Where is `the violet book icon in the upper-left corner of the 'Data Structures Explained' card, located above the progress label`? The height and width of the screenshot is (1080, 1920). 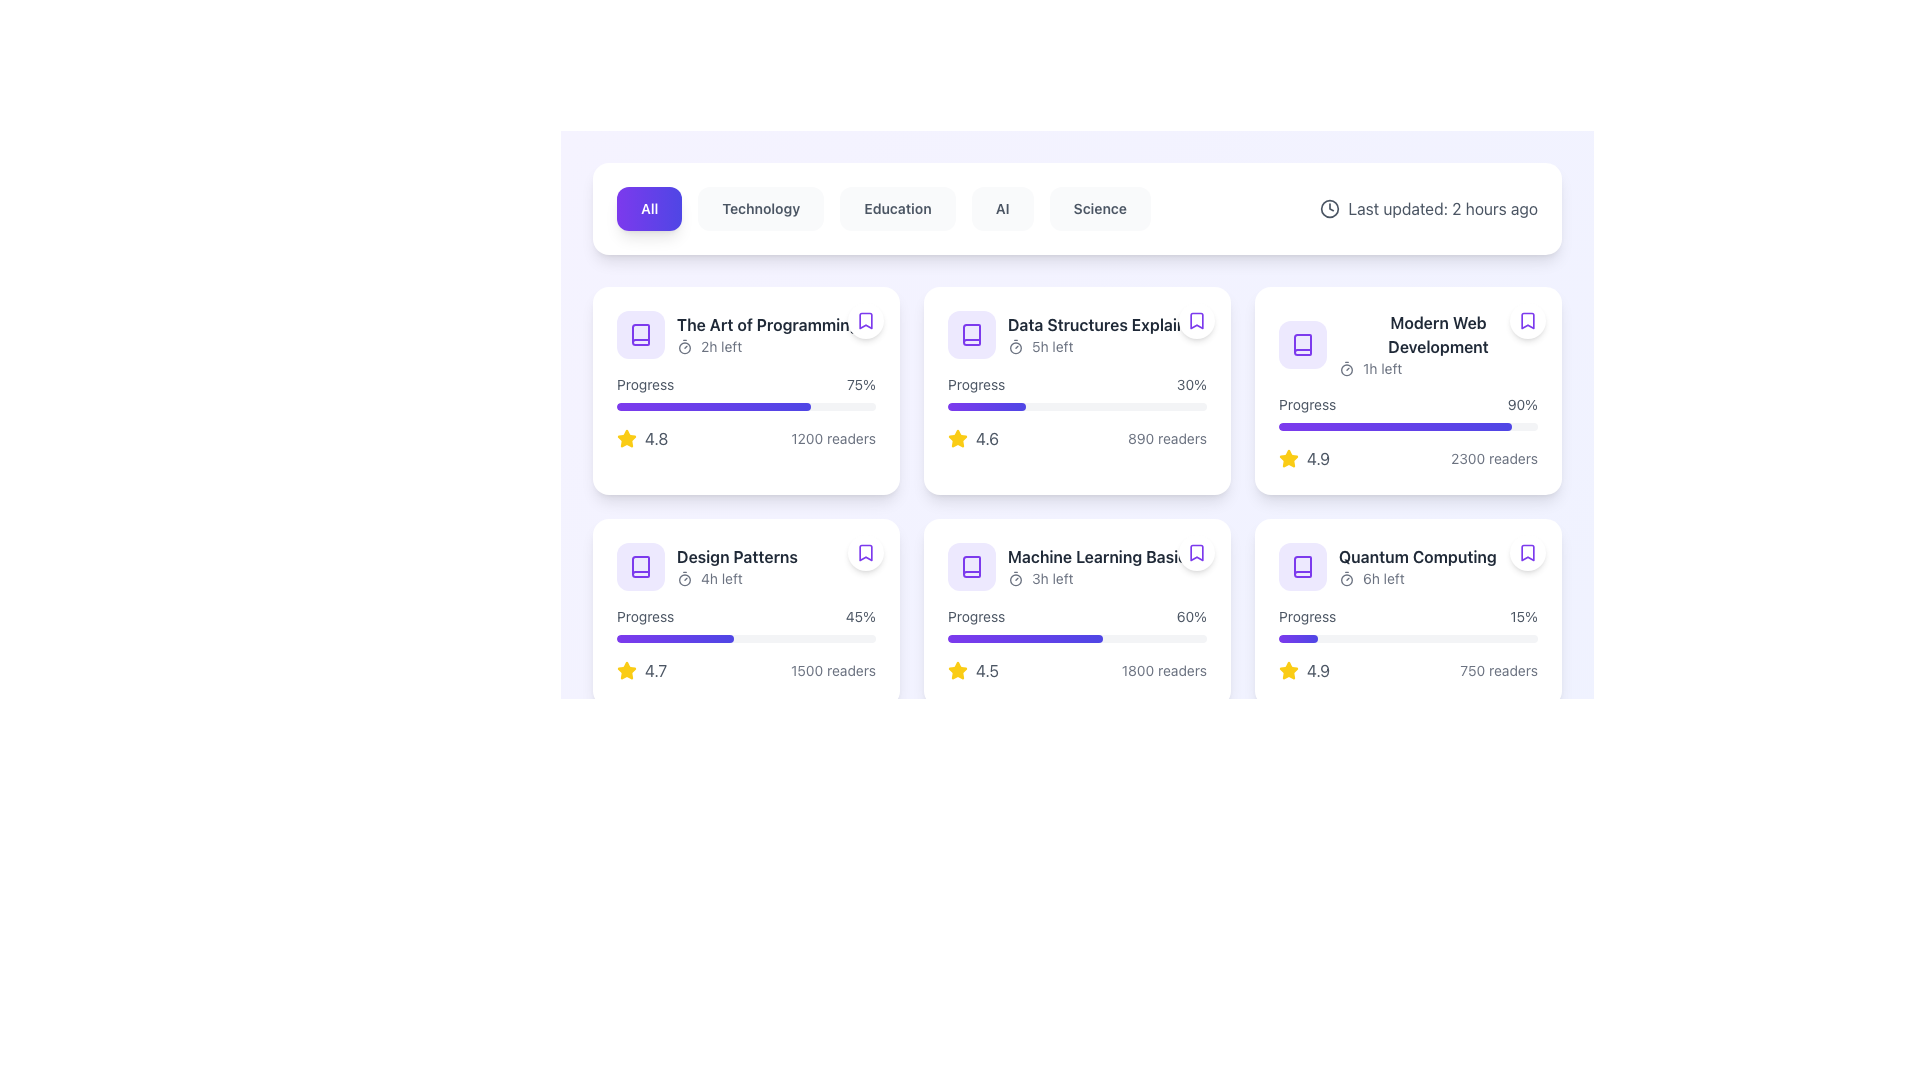
the violet book icon in the upper-left corner of the 'Data Structures Explained' card, located above the progress label is located at coordinates (1302, 567).